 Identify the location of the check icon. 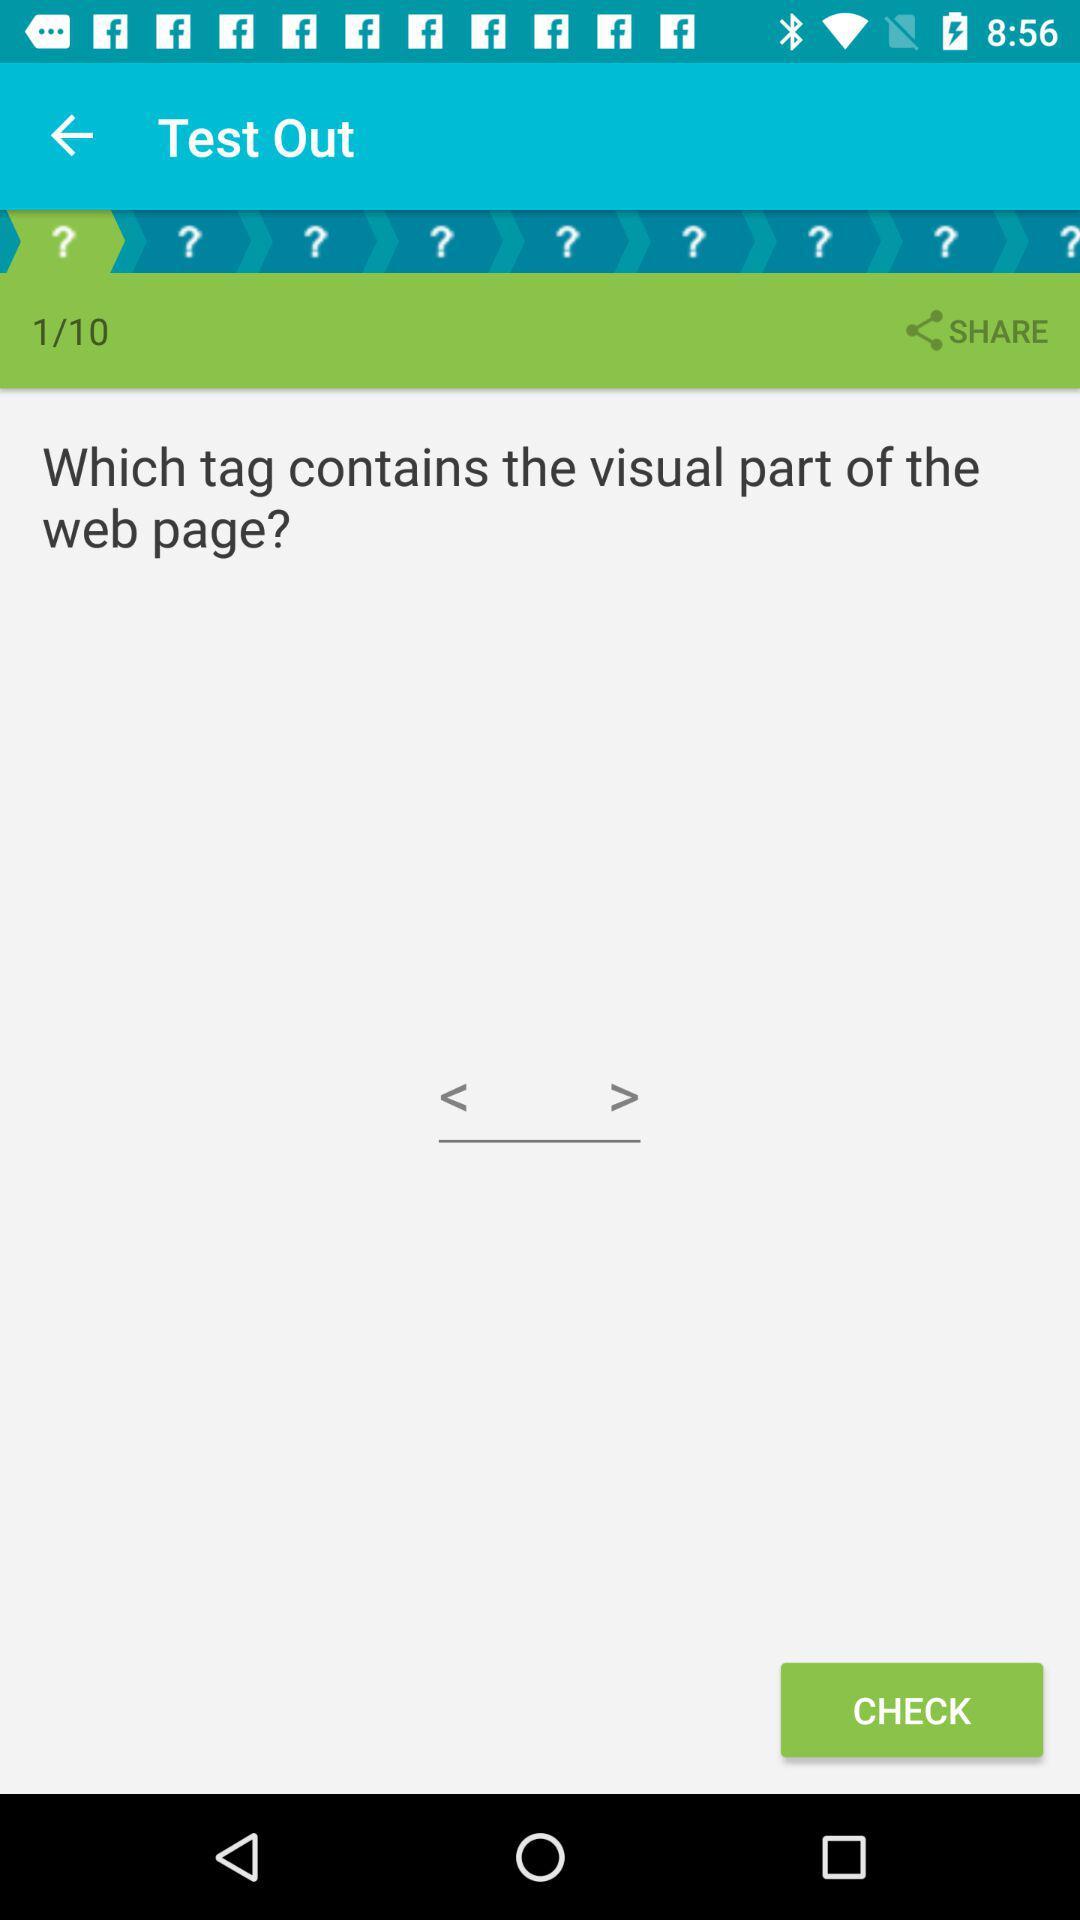
(911, 1708).